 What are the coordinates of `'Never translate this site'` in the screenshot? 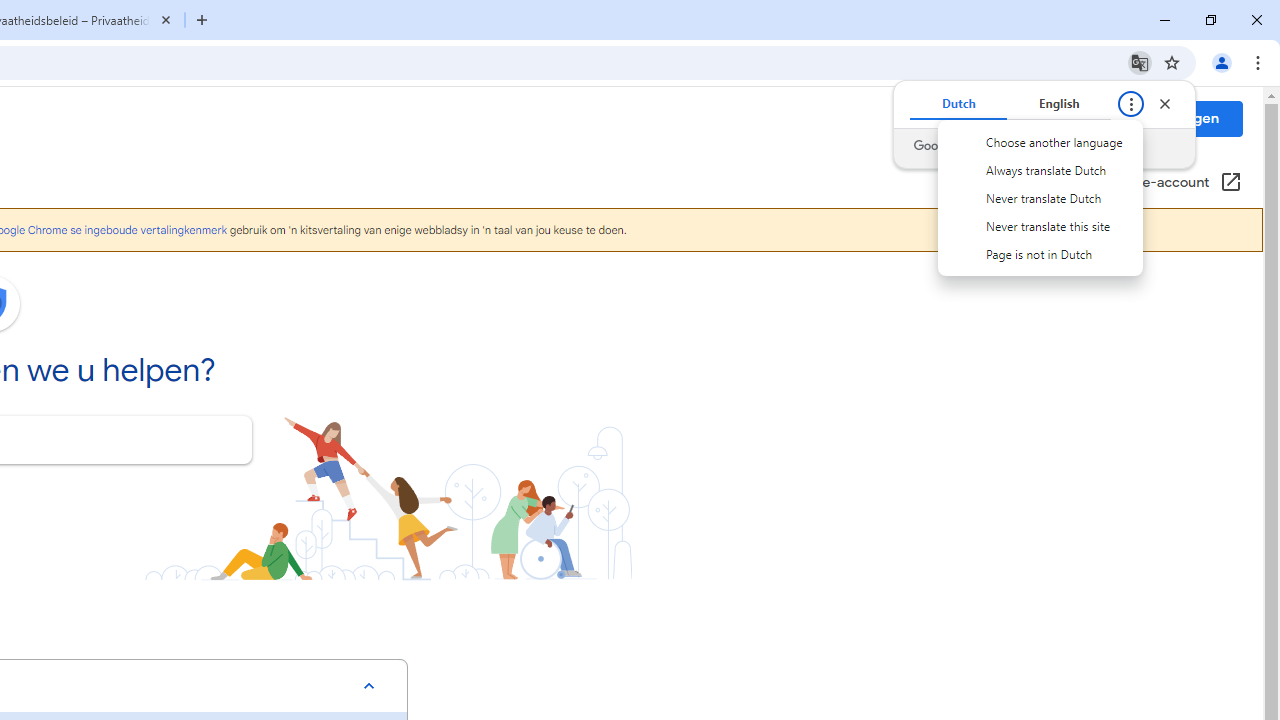 It's located at (1040, 225).